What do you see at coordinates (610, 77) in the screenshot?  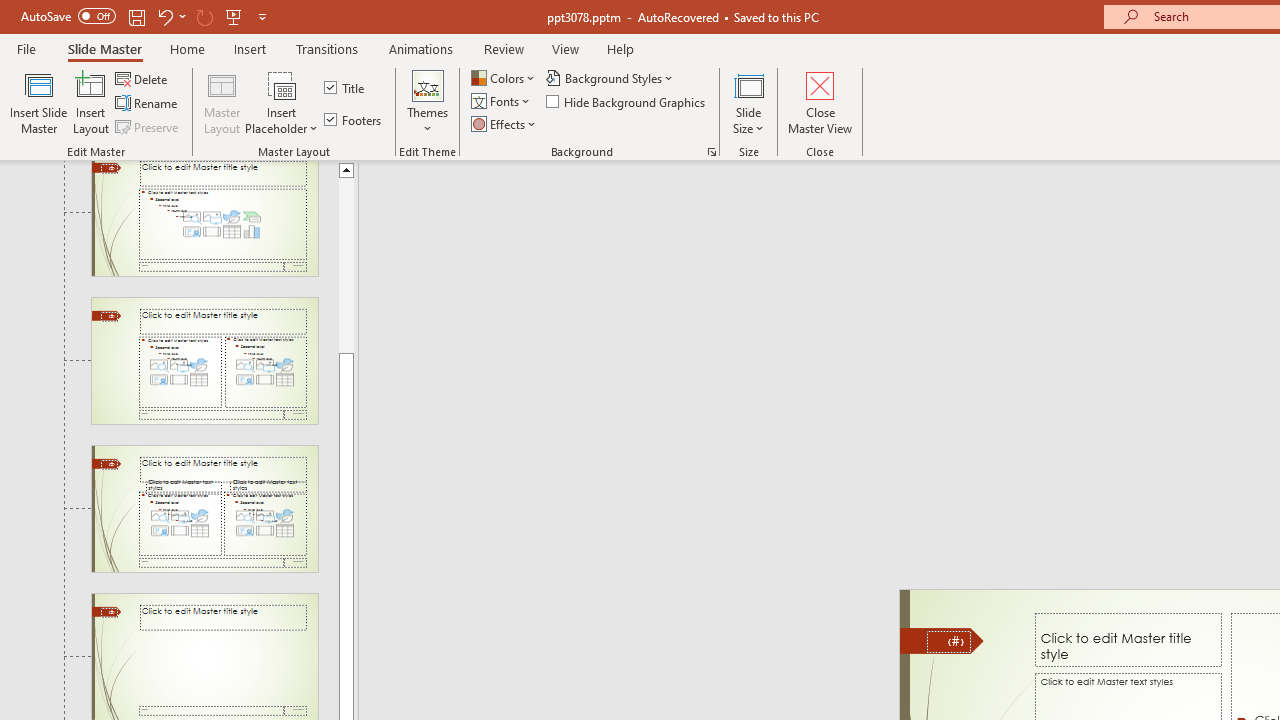 I see `'Background Styles'` at bounding box center [610, 77].